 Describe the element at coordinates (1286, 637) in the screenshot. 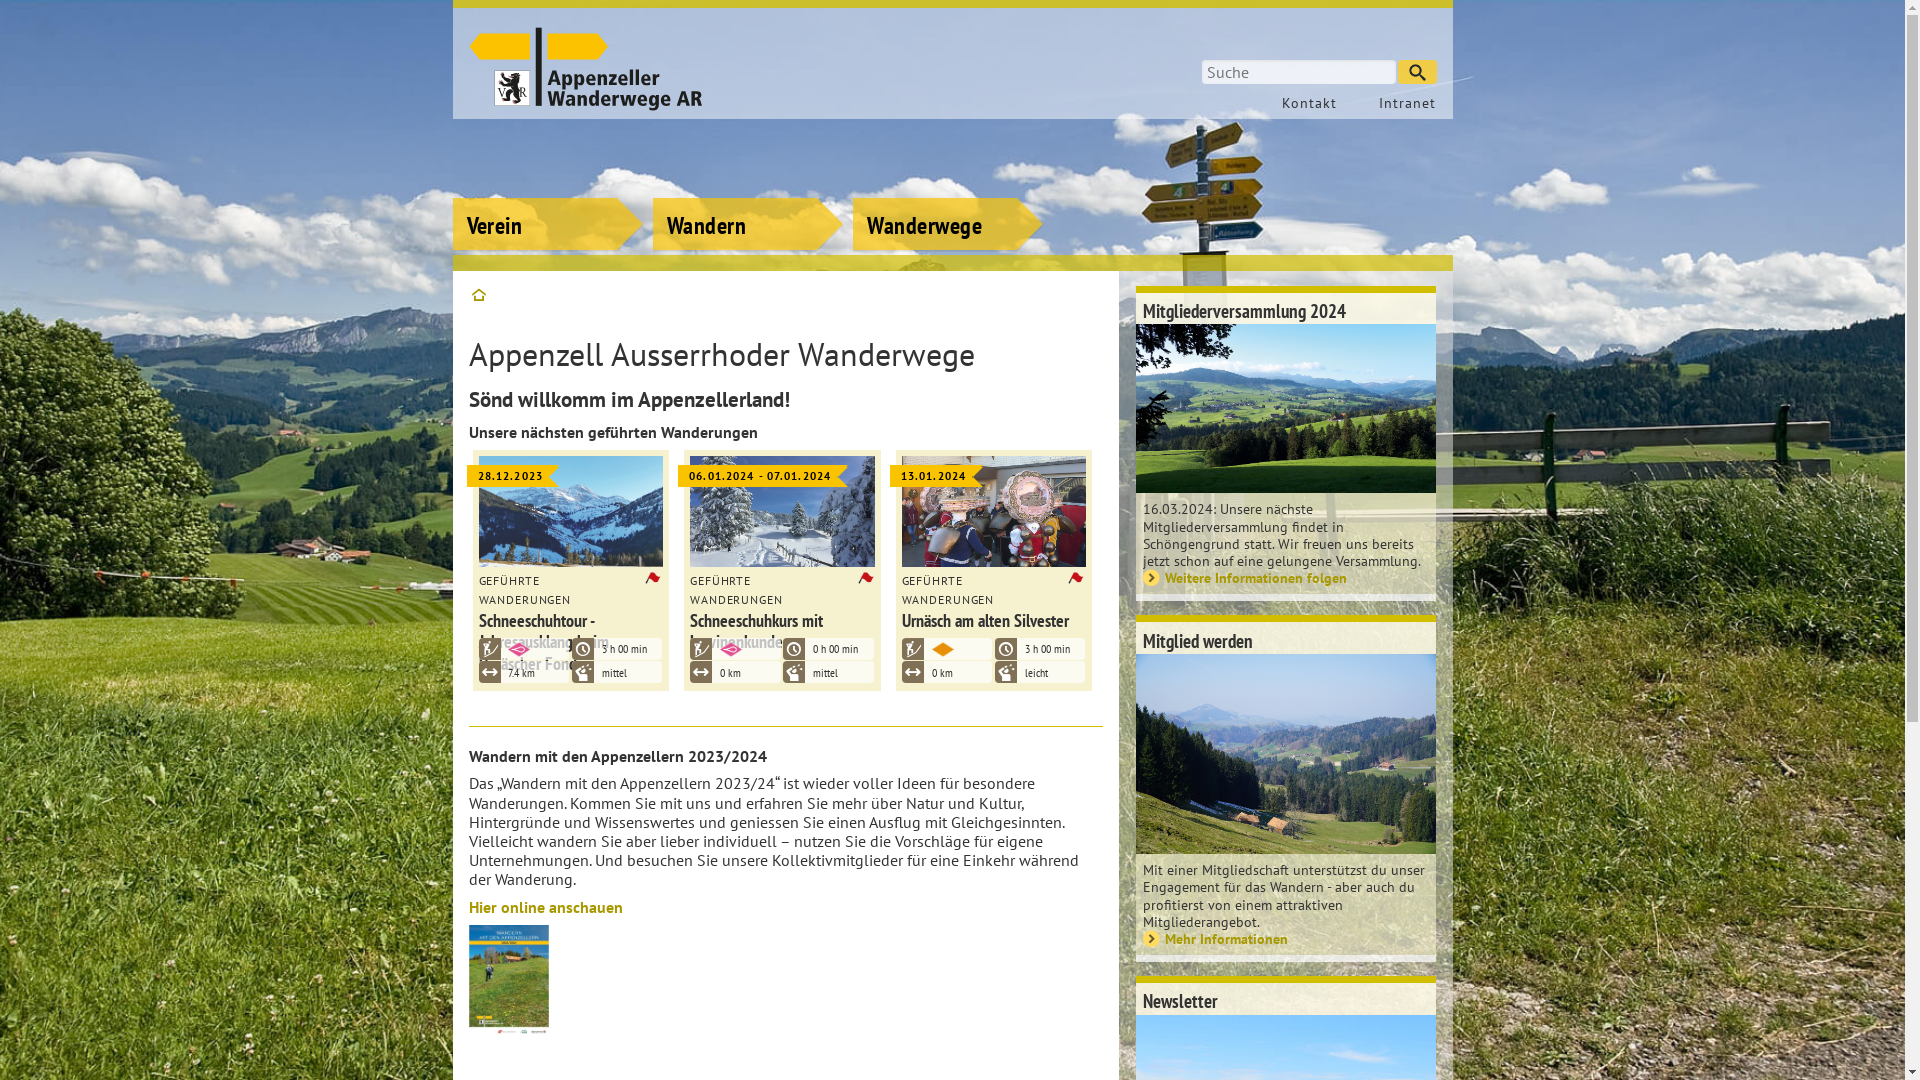

I see `'Mitglied werden'` at that location.